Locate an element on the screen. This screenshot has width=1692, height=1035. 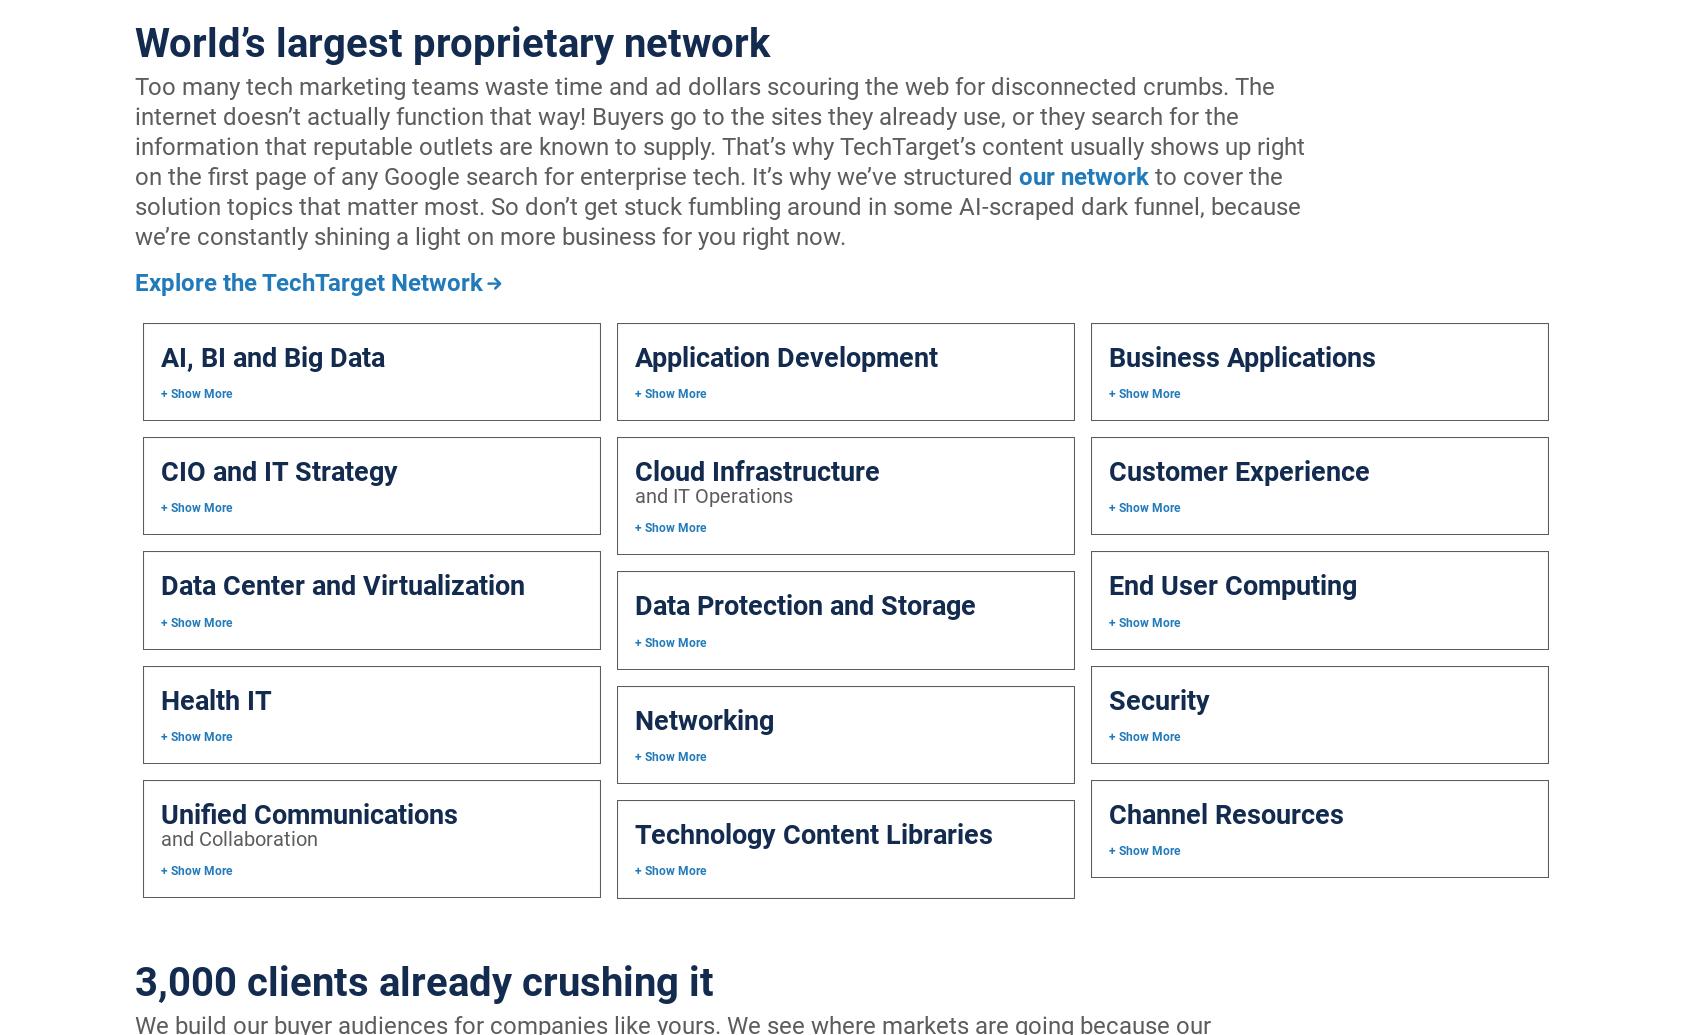
'and Collaboration' is located at coordinates (160, 837).